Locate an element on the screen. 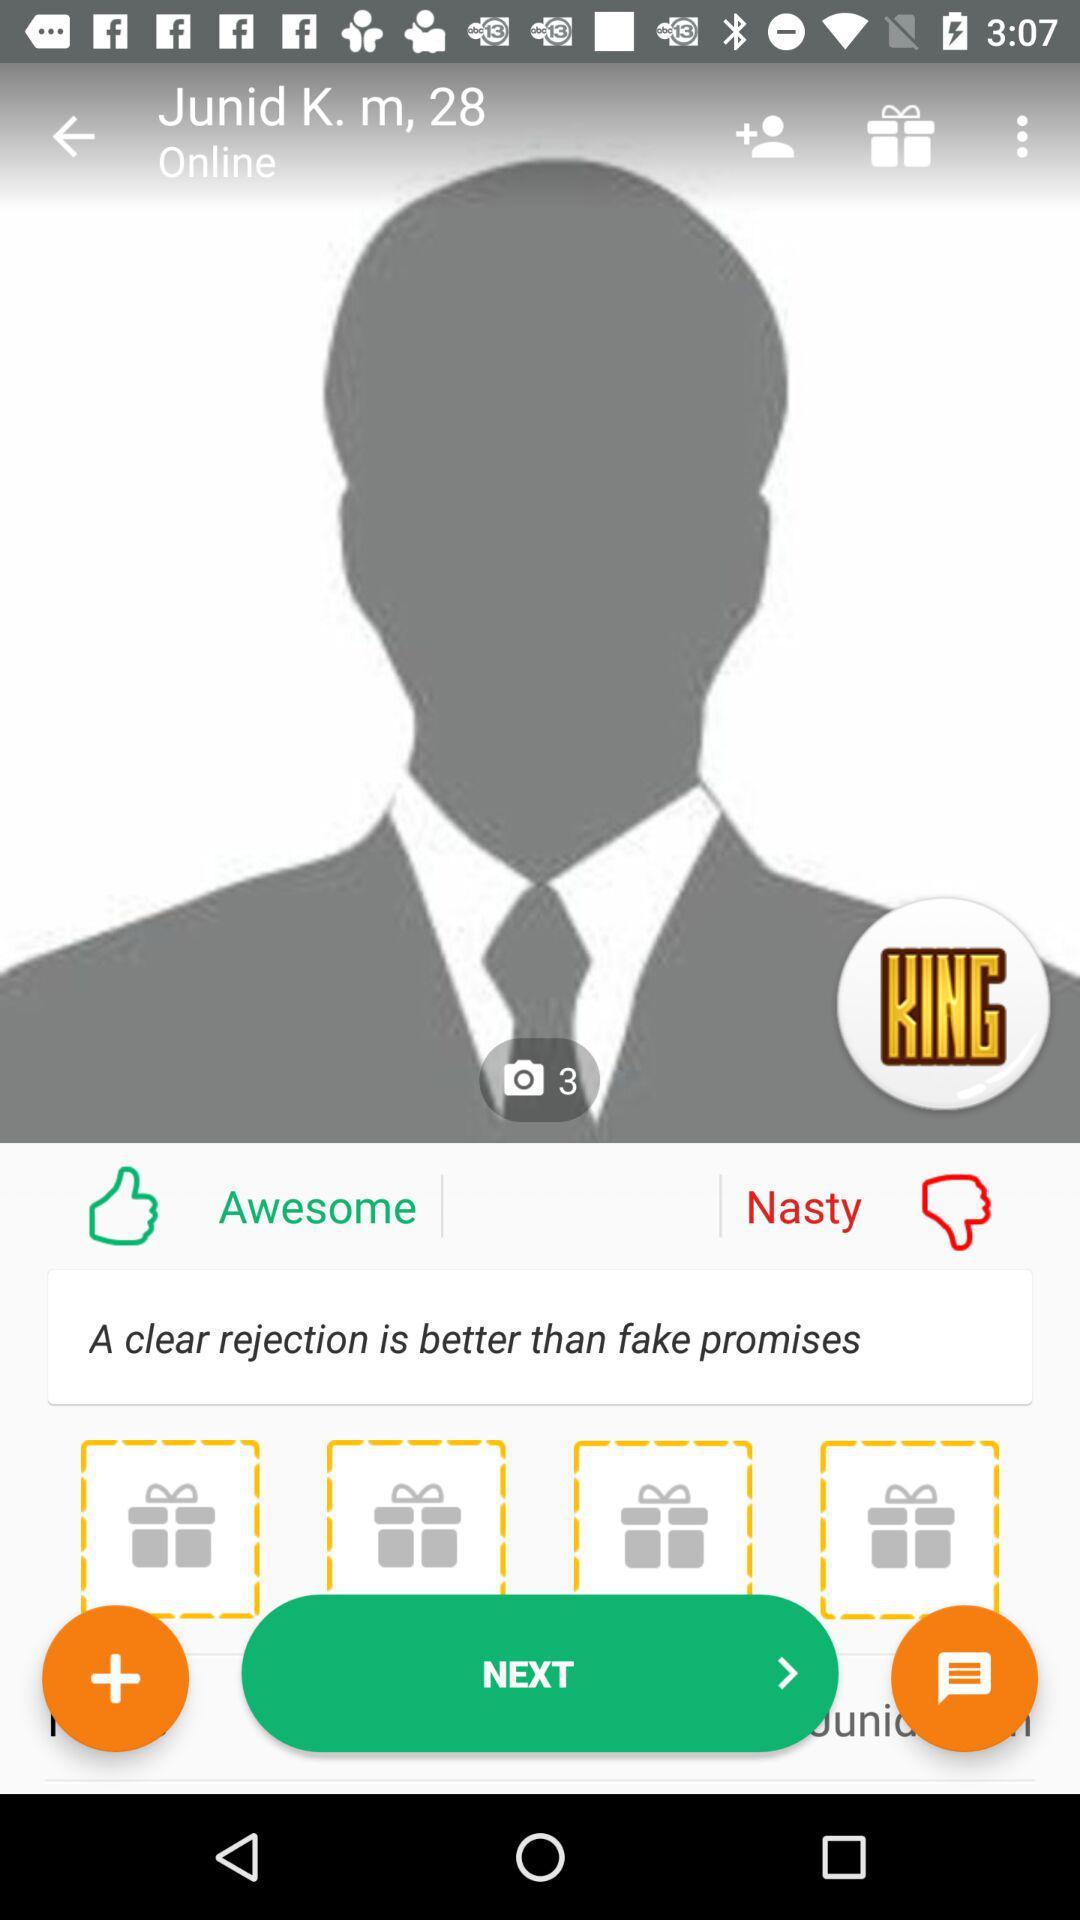  icon to the right of  m, 28 item is located at coordinates (764, 135).